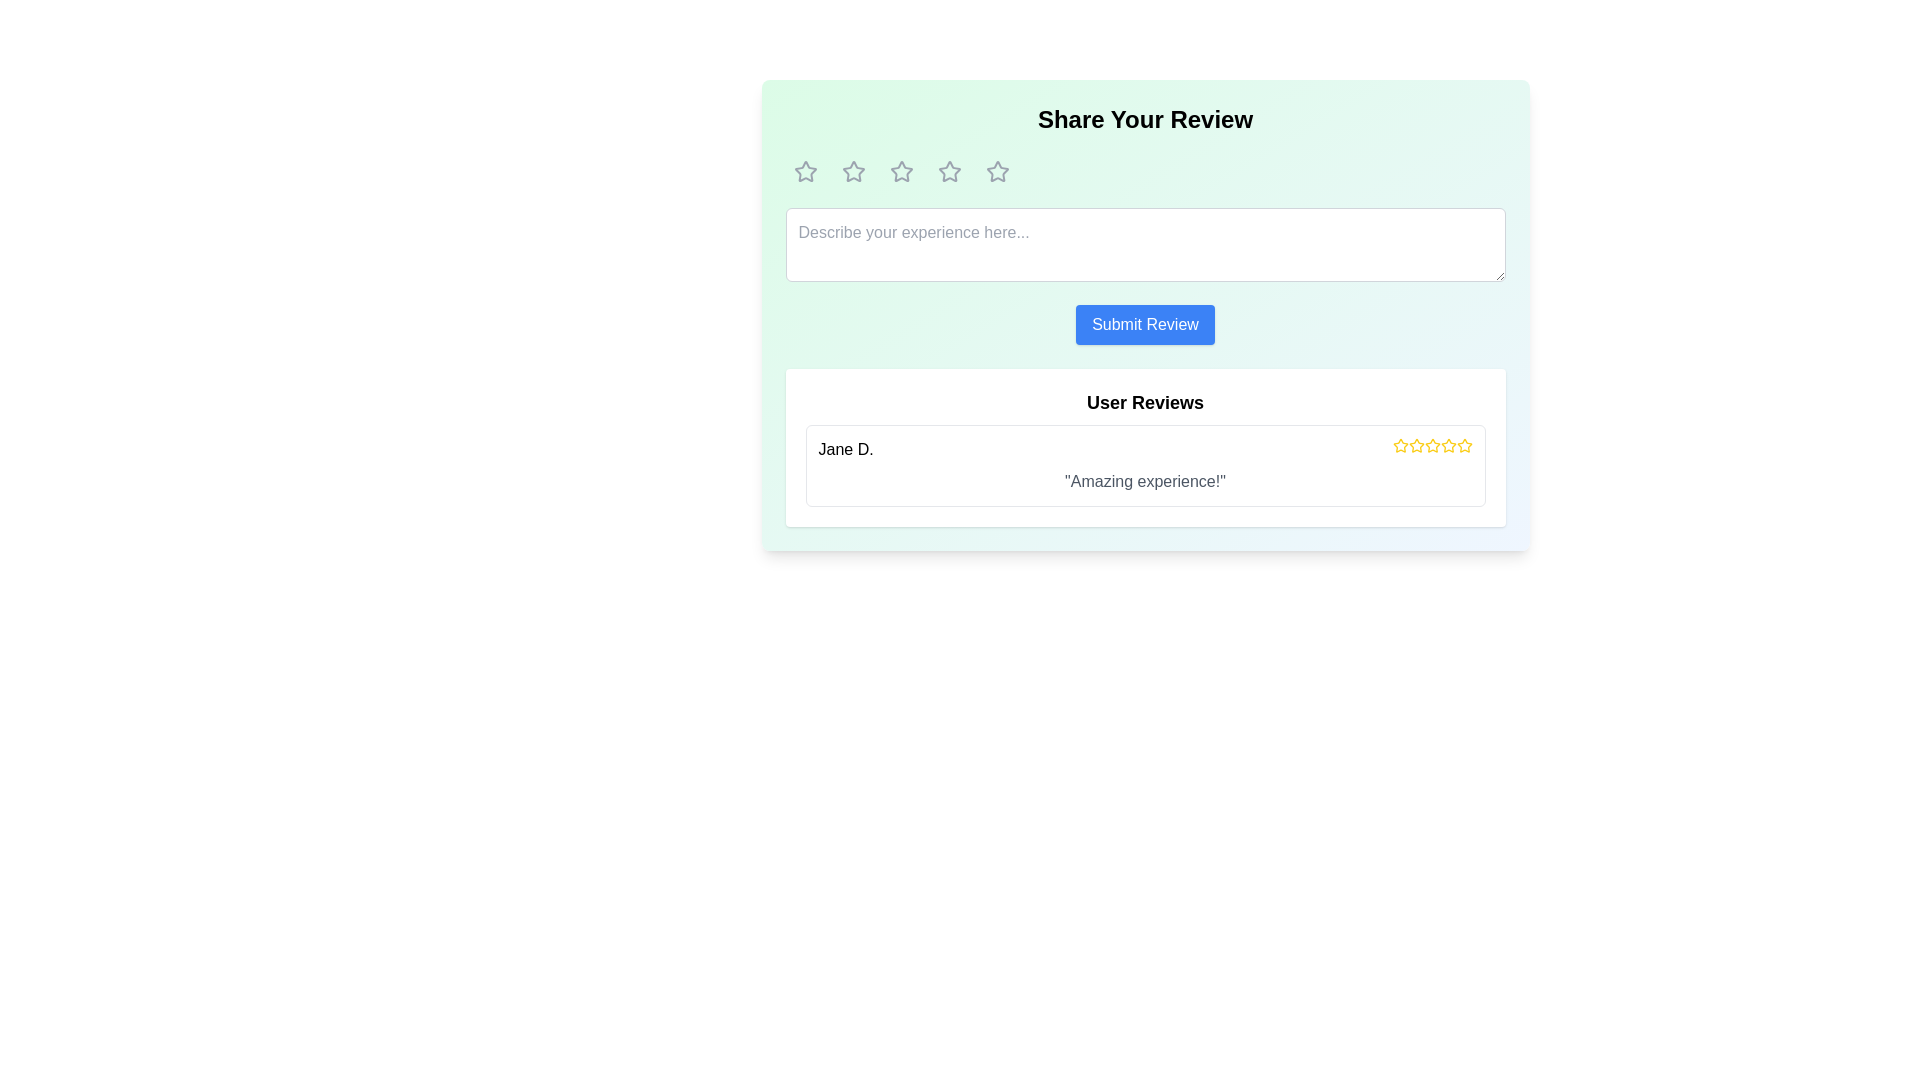 The image size is (1920, 1080). Describe the element at coordinates (900, 170) in the screenshot. I see `the second star icon in the rating interface to provide a rating in the 'Share Your Review' section` at that location.